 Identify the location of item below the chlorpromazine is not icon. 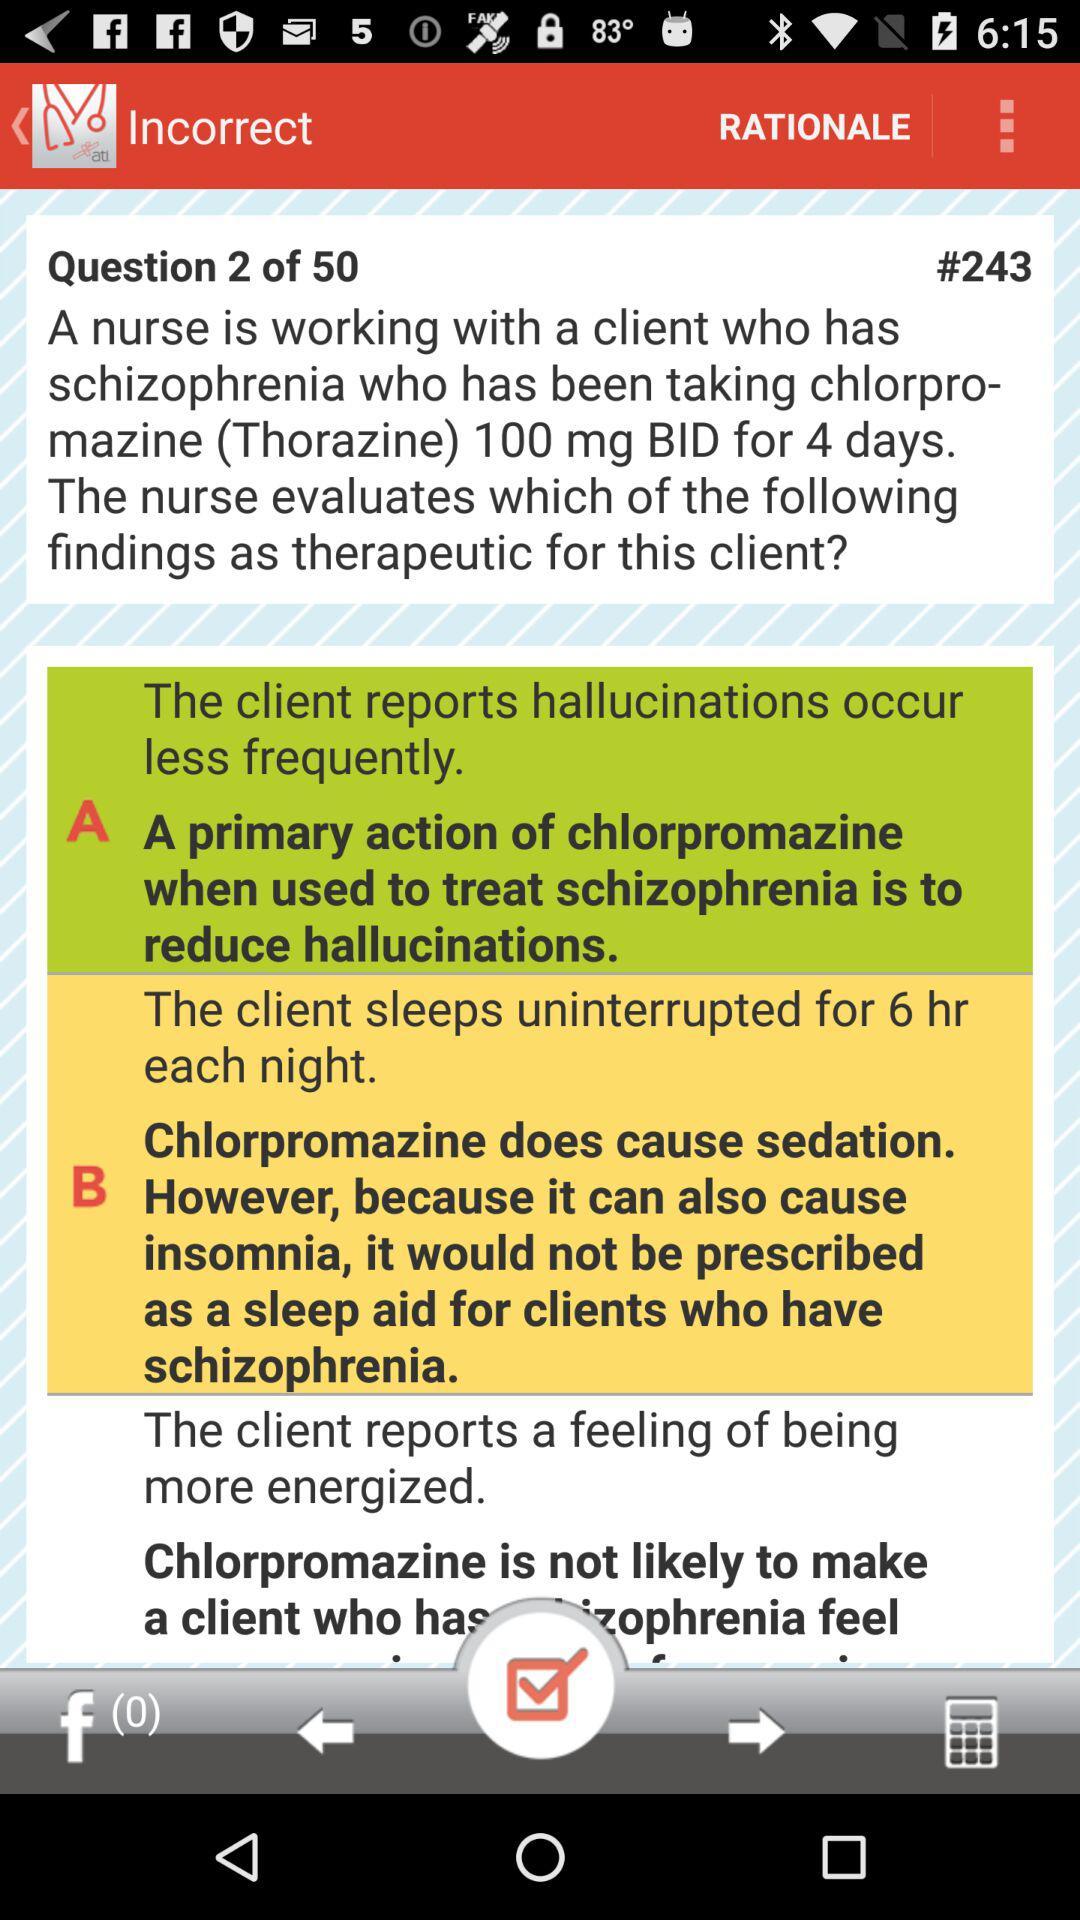
(323, 1730).